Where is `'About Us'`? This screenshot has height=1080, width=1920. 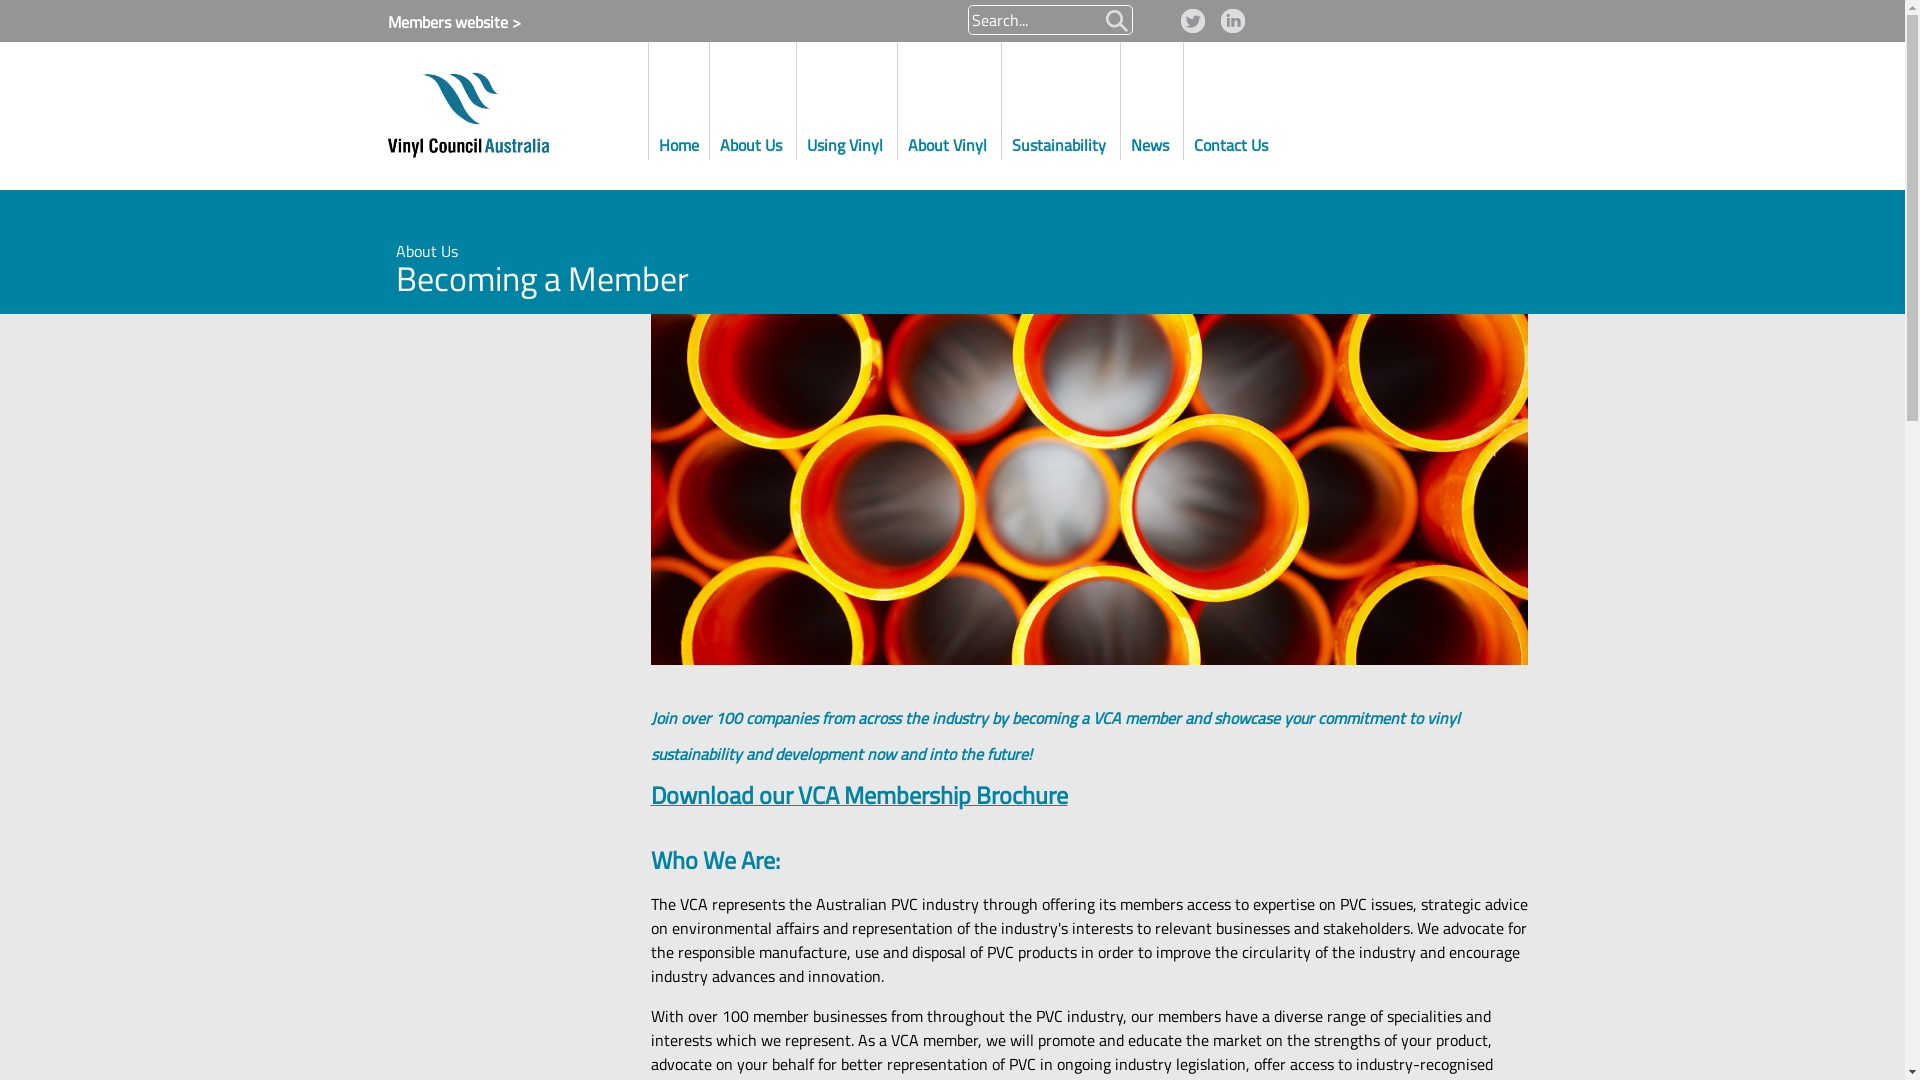 'About Us' is located at coordinates (752, 98).